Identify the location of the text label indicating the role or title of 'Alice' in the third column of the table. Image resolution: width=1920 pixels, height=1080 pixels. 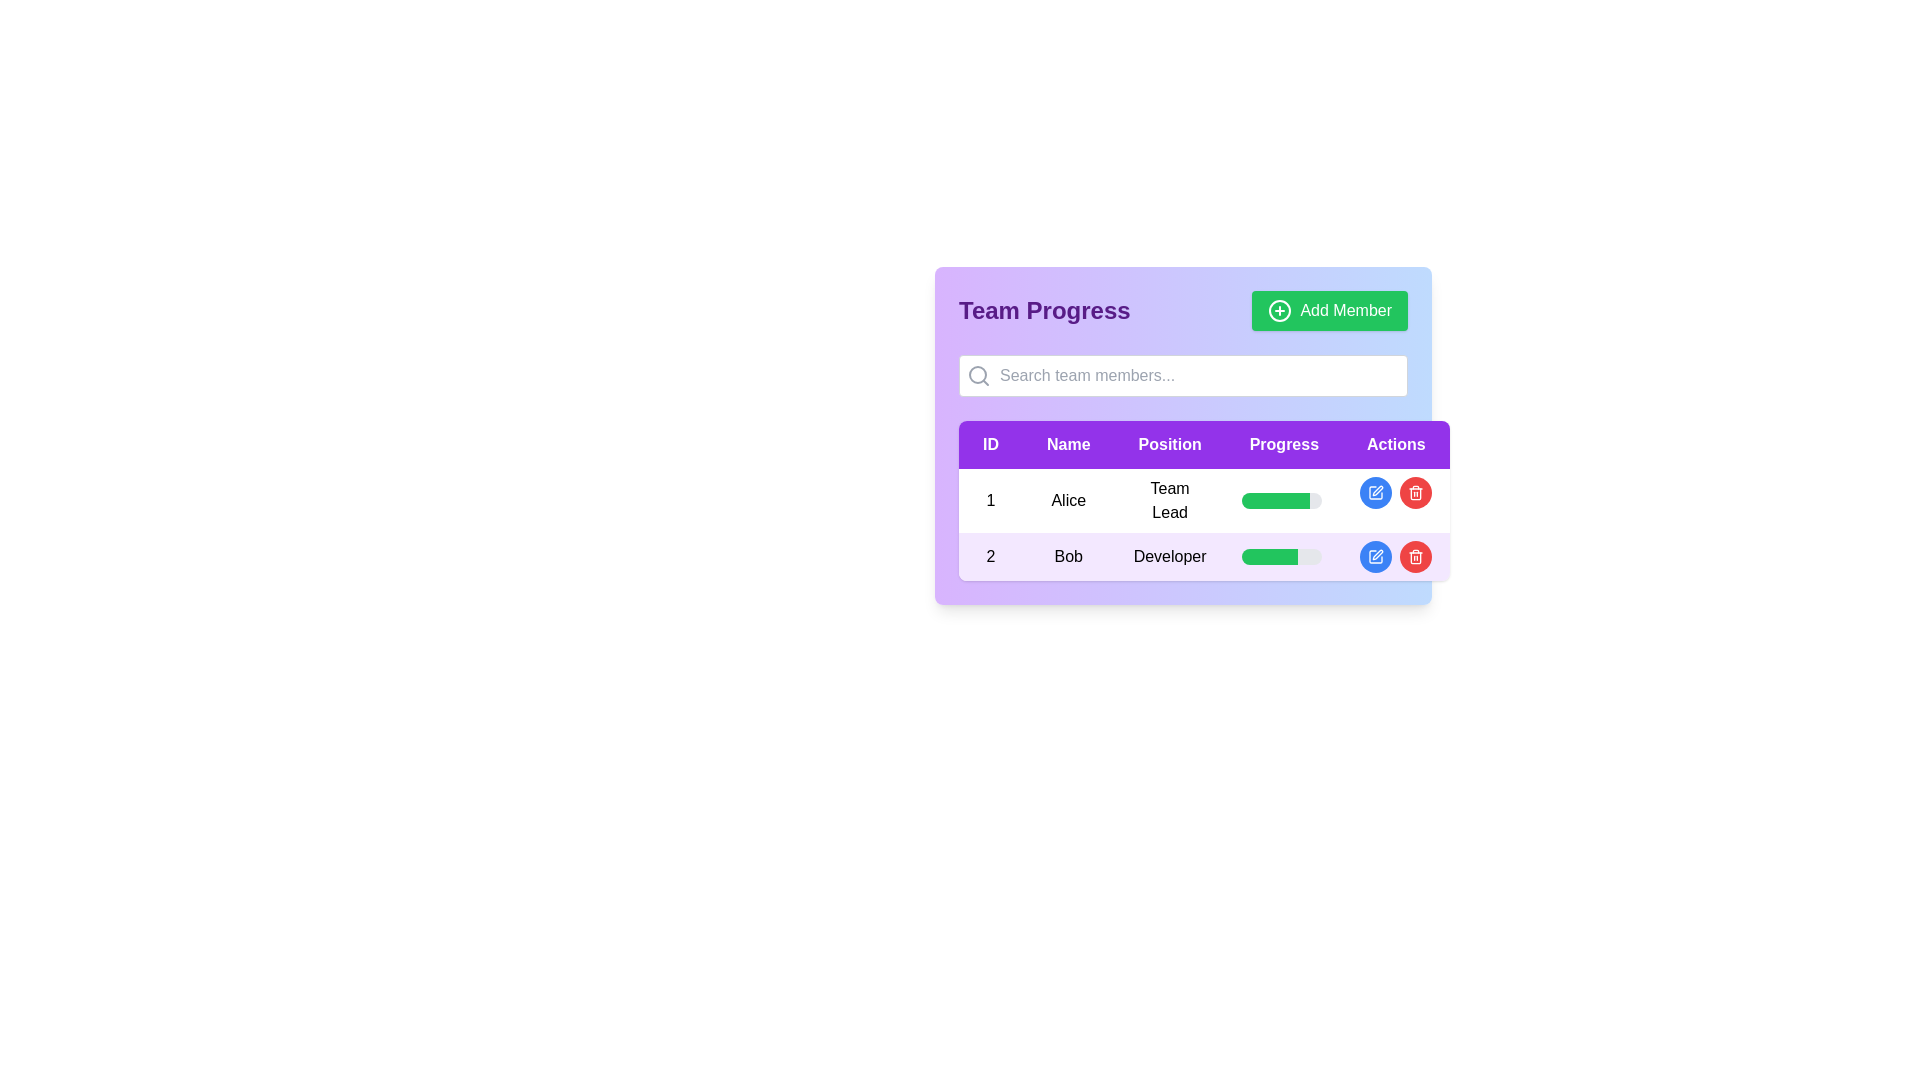
(1170, 500).